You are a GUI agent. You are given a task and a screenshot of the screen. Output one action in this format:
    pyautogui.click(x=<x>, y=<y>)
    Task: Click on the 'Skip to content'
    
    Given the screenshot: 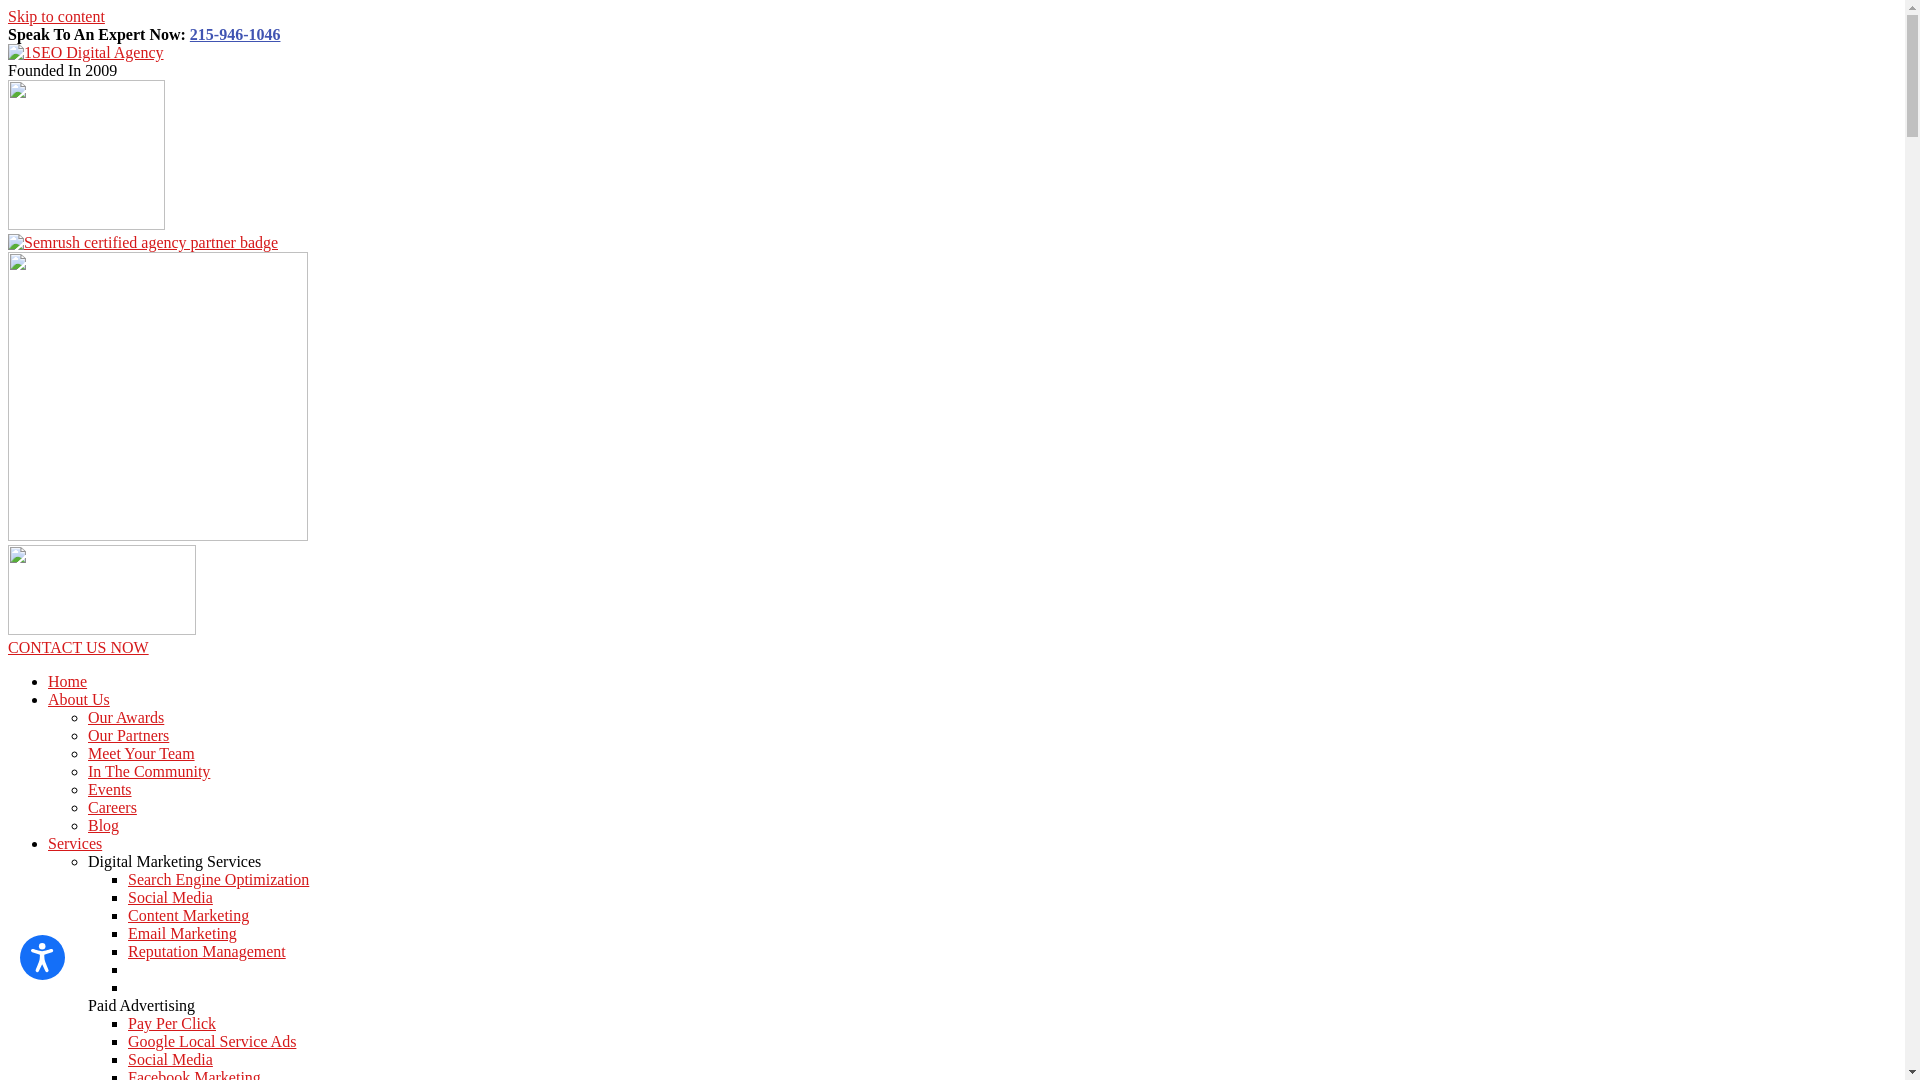 What is the action you would take?
    pyautogui.click(x=56, y=16)
    